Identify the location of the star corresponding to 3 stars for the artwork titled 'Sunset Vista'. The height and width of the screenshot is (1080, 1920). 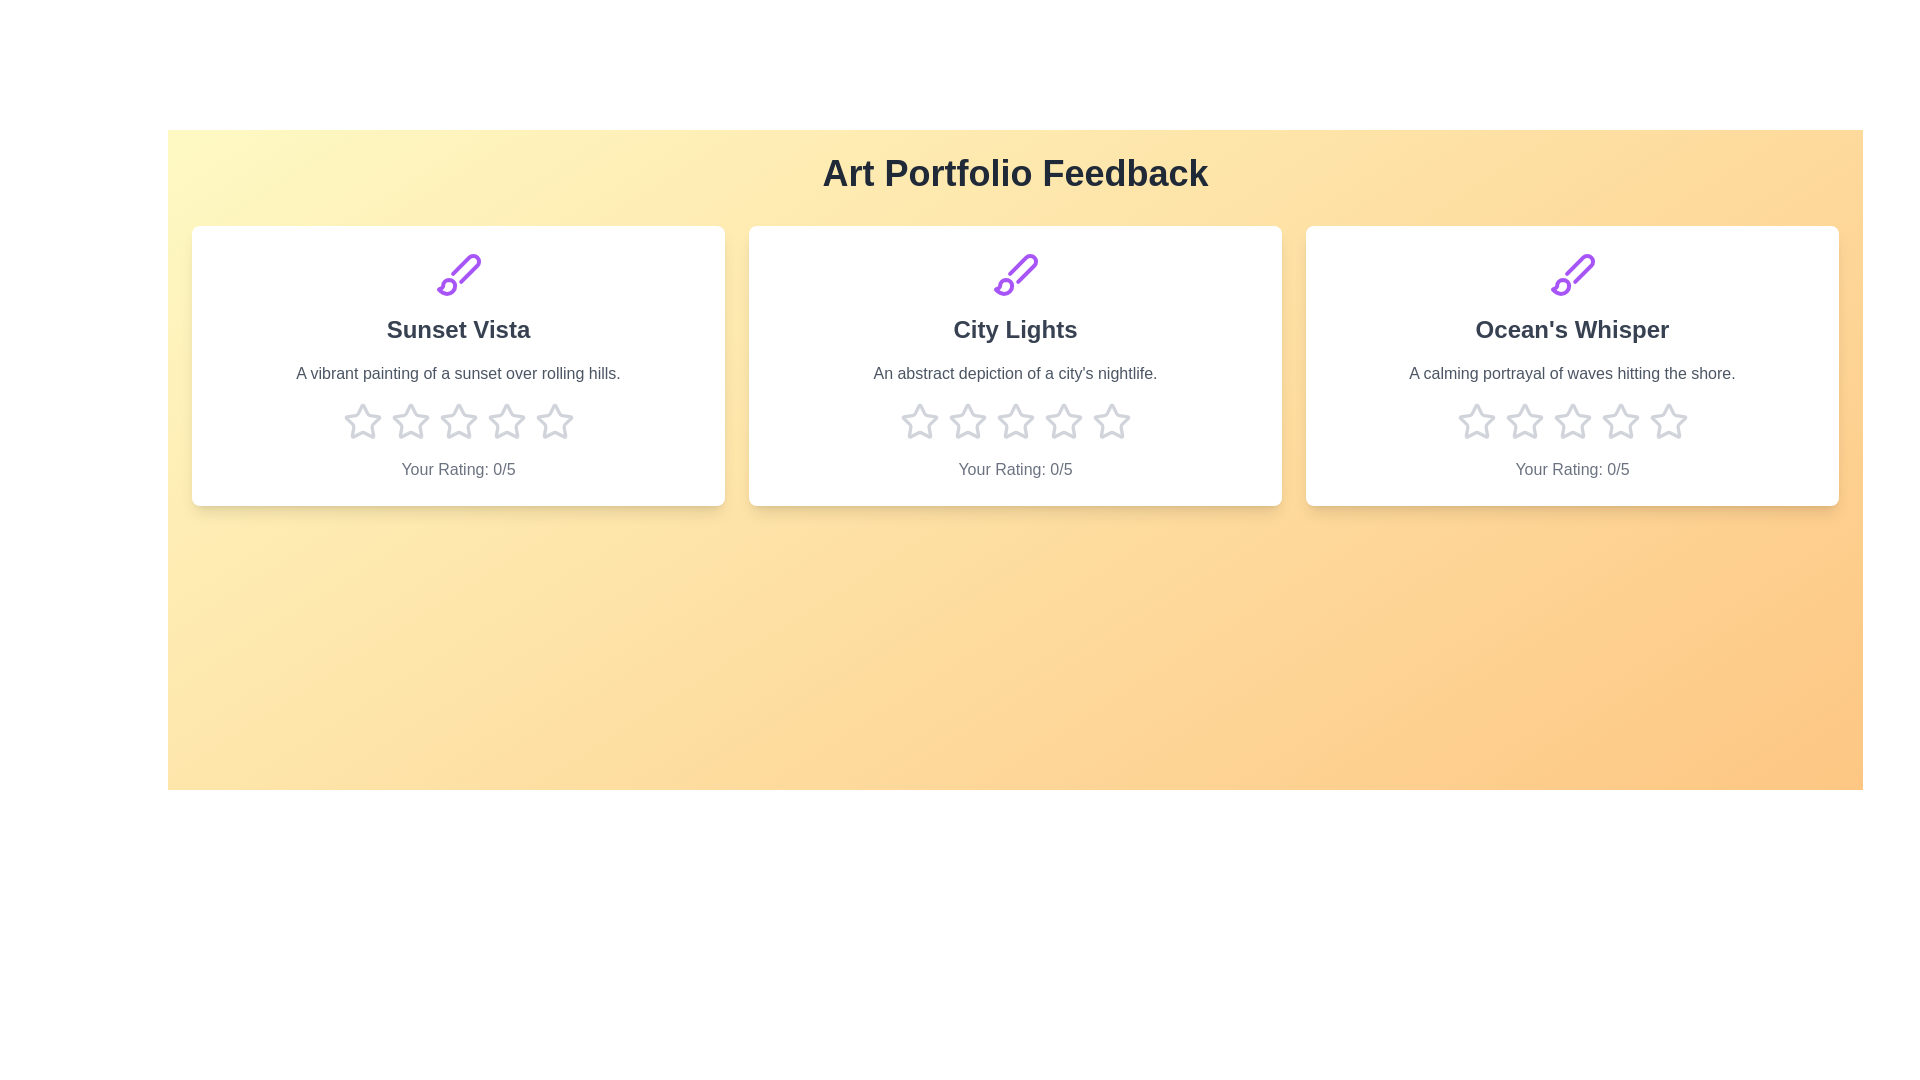
(457, 420).